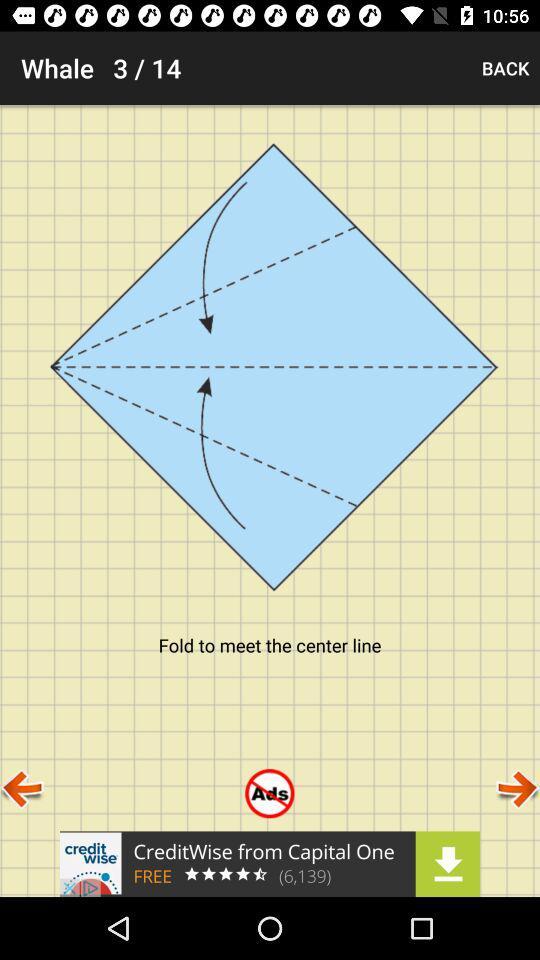  I want to click on open advertisement, so click(270, 863).